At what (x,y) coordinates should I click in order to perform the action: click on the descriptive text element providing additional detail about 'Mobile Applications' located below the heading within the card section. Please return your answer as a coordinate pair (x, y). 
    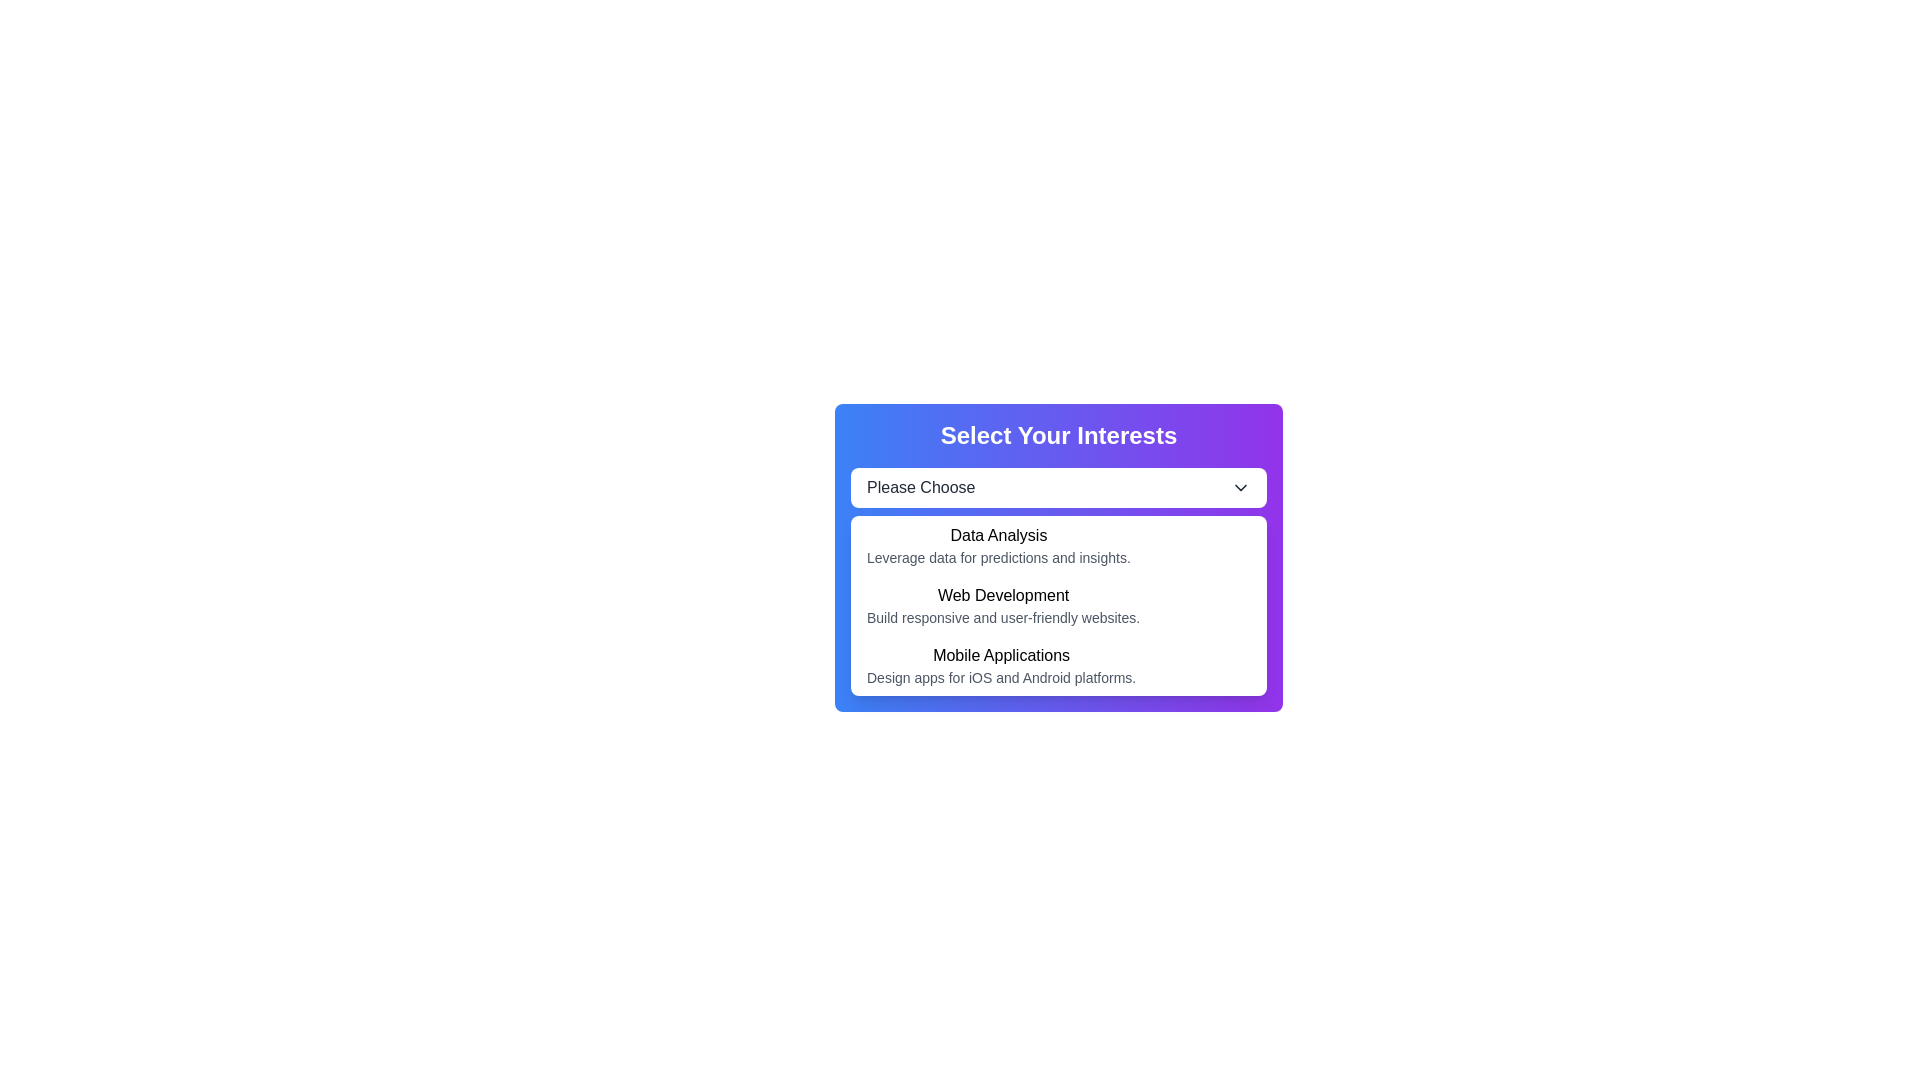
    Looking at the image, I should click on (1001, 677).